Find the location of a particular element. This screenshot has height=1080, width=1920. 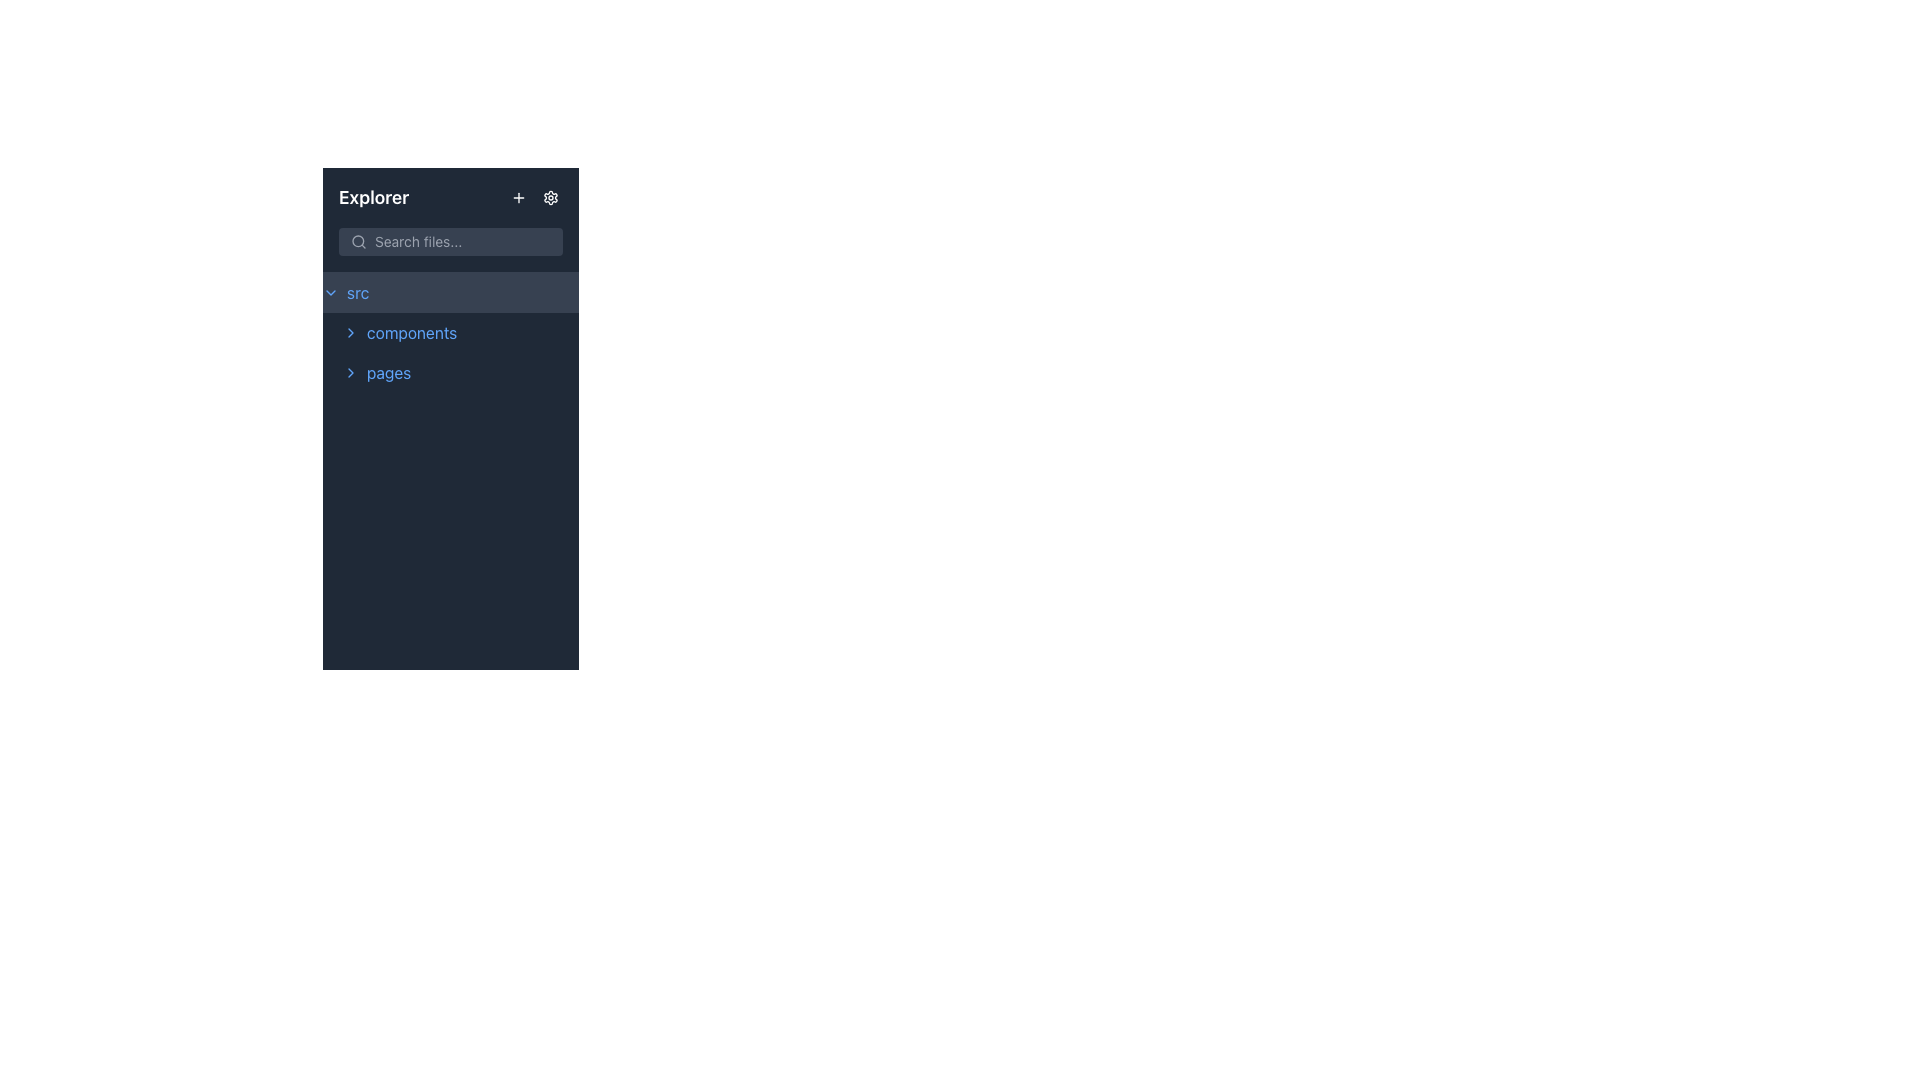

the blue rightward-pointing chevron icon located to the left of the 'pages' label in the sidebar interface is located at coordinates (350, 373).